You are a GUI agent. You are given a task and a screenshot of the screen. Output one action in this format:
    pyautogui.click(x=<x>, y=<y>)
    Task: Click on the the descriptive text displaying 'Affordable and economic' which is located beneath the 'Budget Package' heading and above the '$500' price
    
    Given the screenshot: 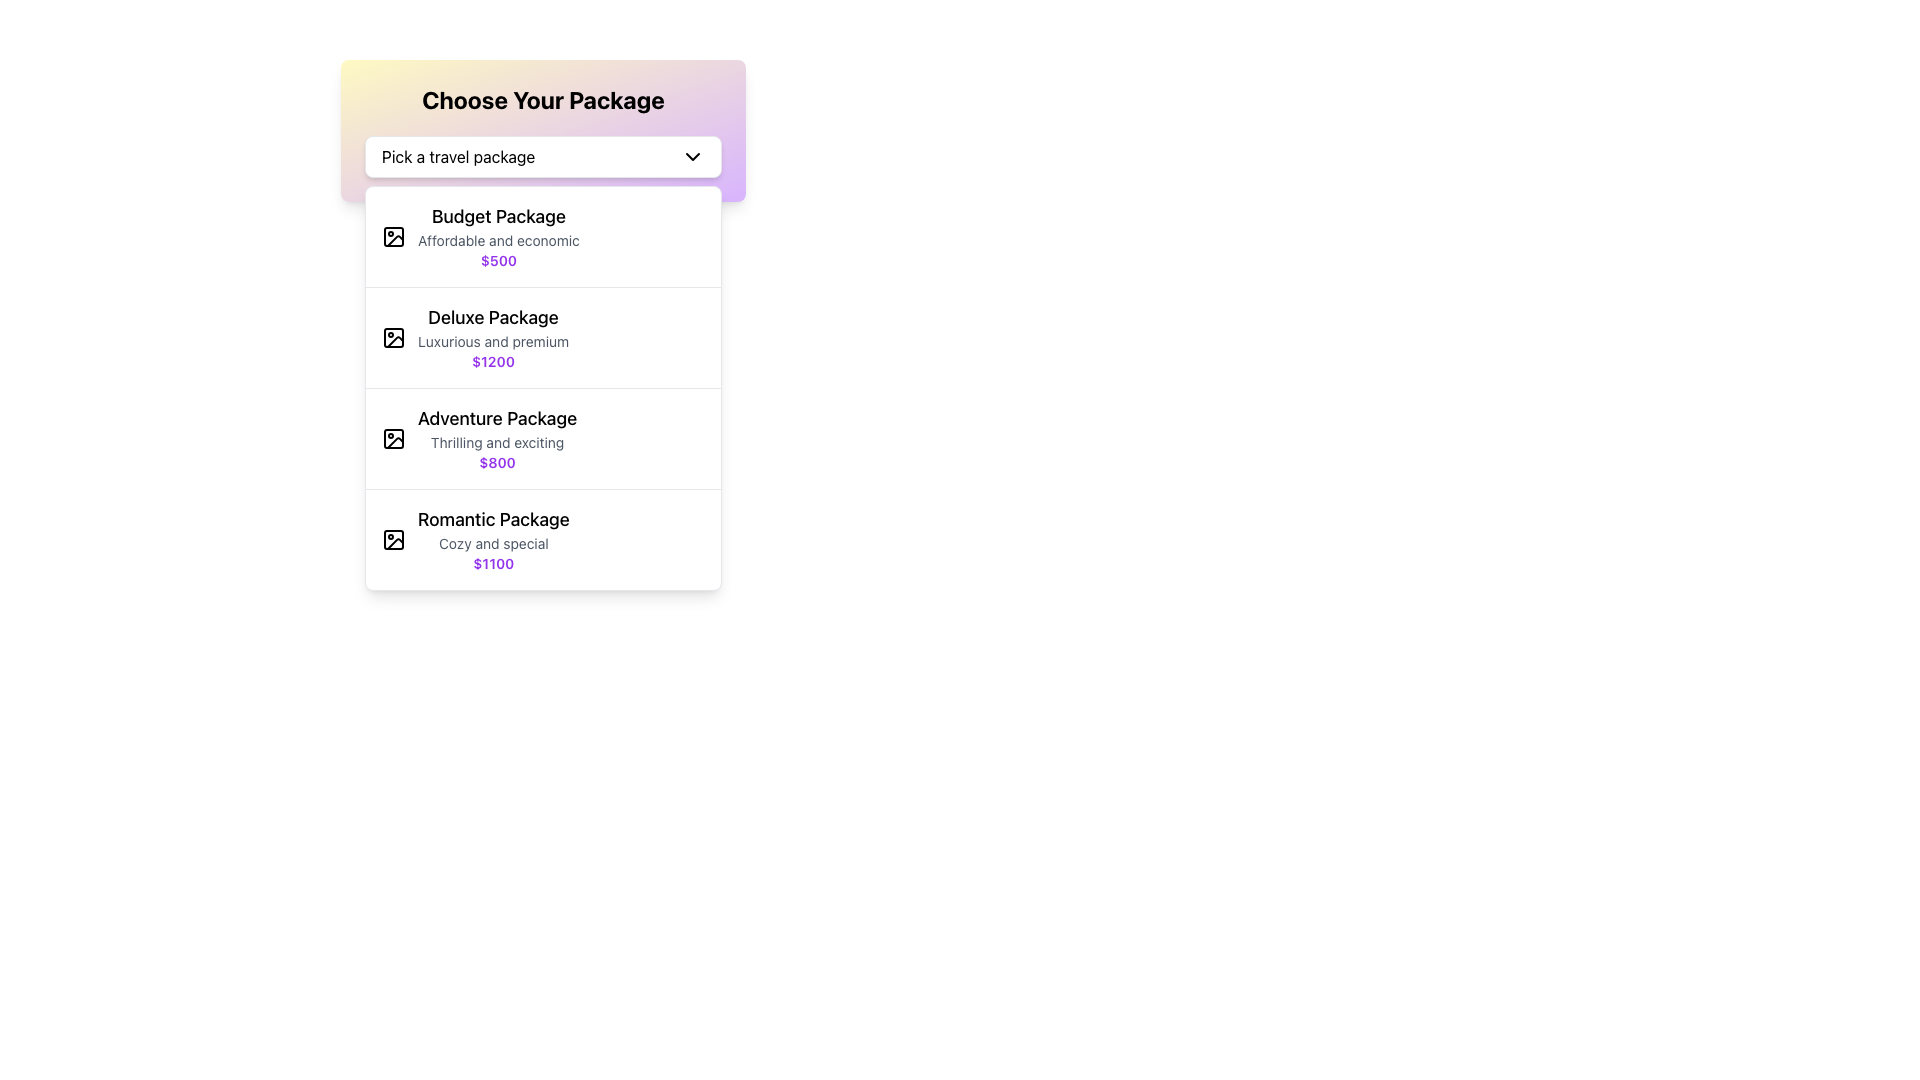 What is the action you would take?
    pyautogui.click(x=499, y=239)
    